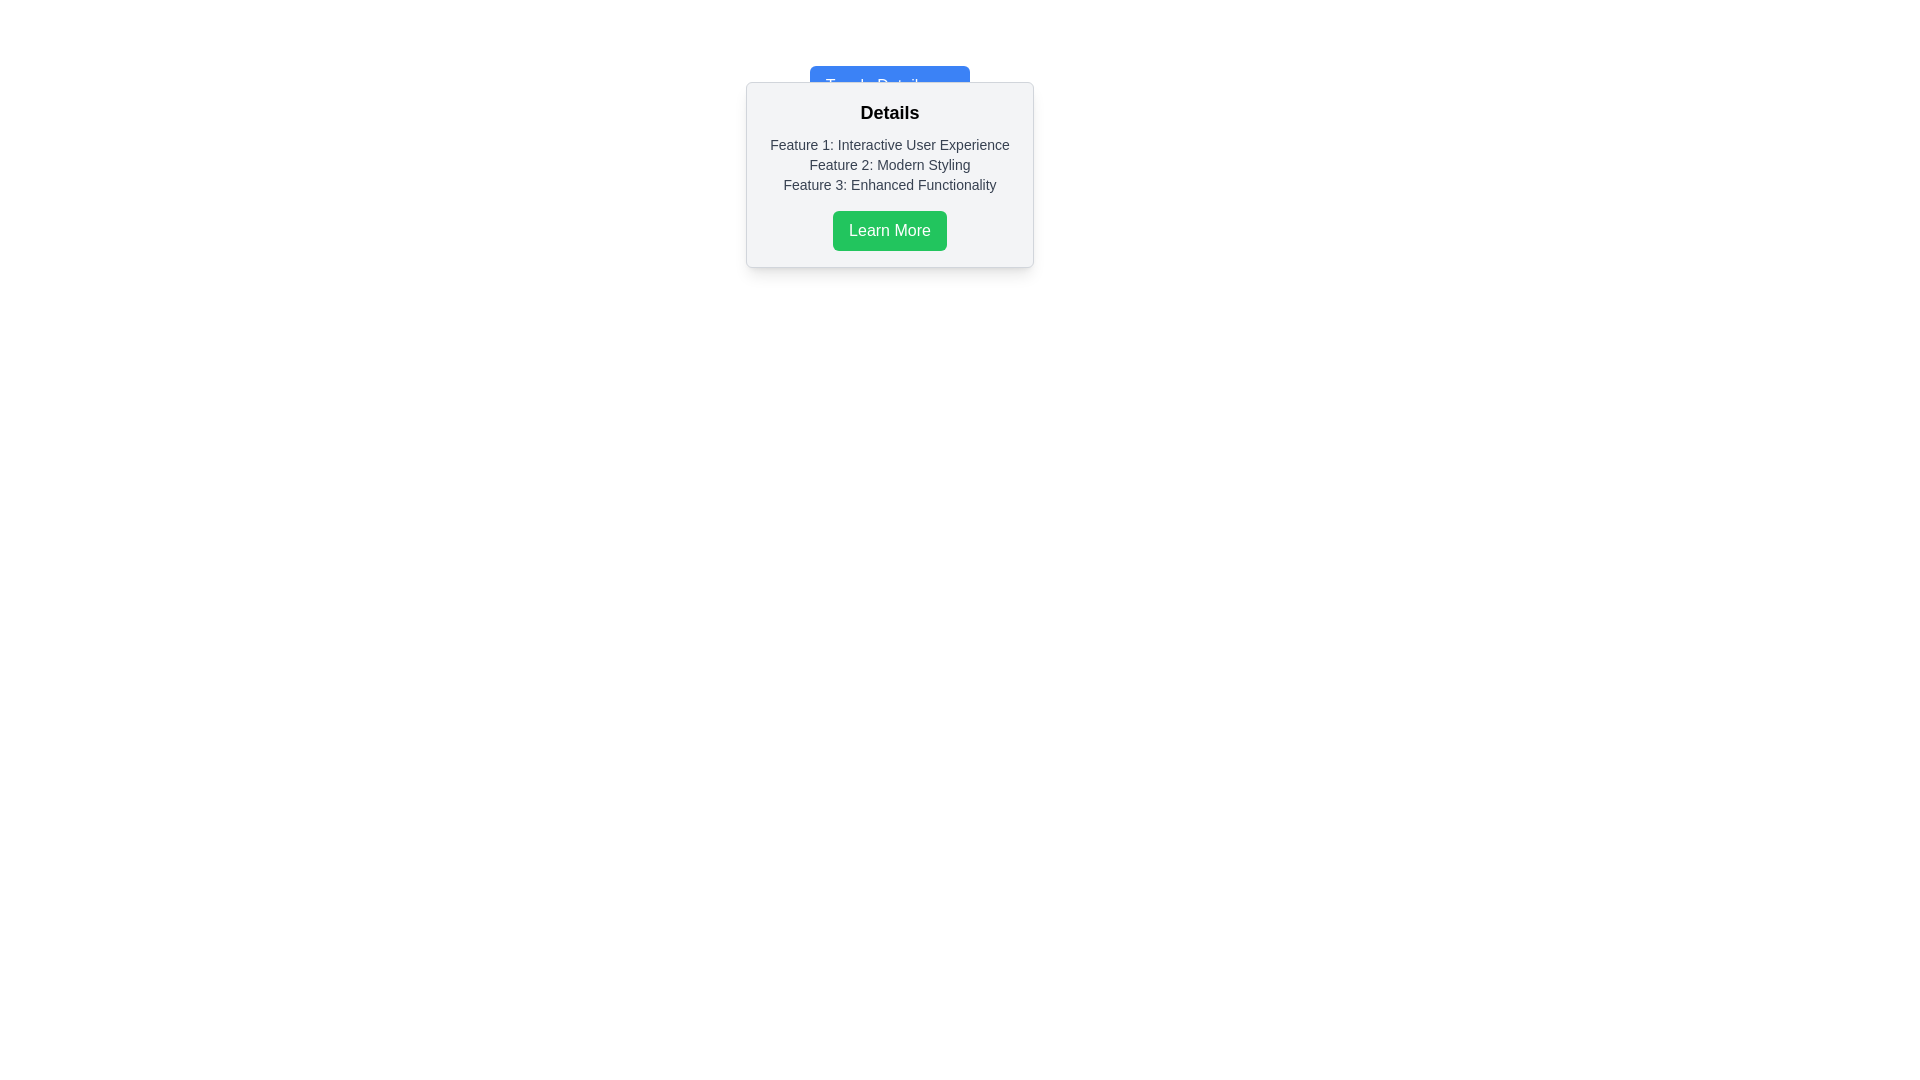 This screenshot has height=1080, width=1920. What do you see at coordinates (888, 185) in the screenshot?
I see `the static text that communicates the third feature or benefit of a product, located within a modal dialog, below 'Feature 1: Interactive User Experience' and 'Feature 2: Modern Styling'` at bounding box center [888, 185].